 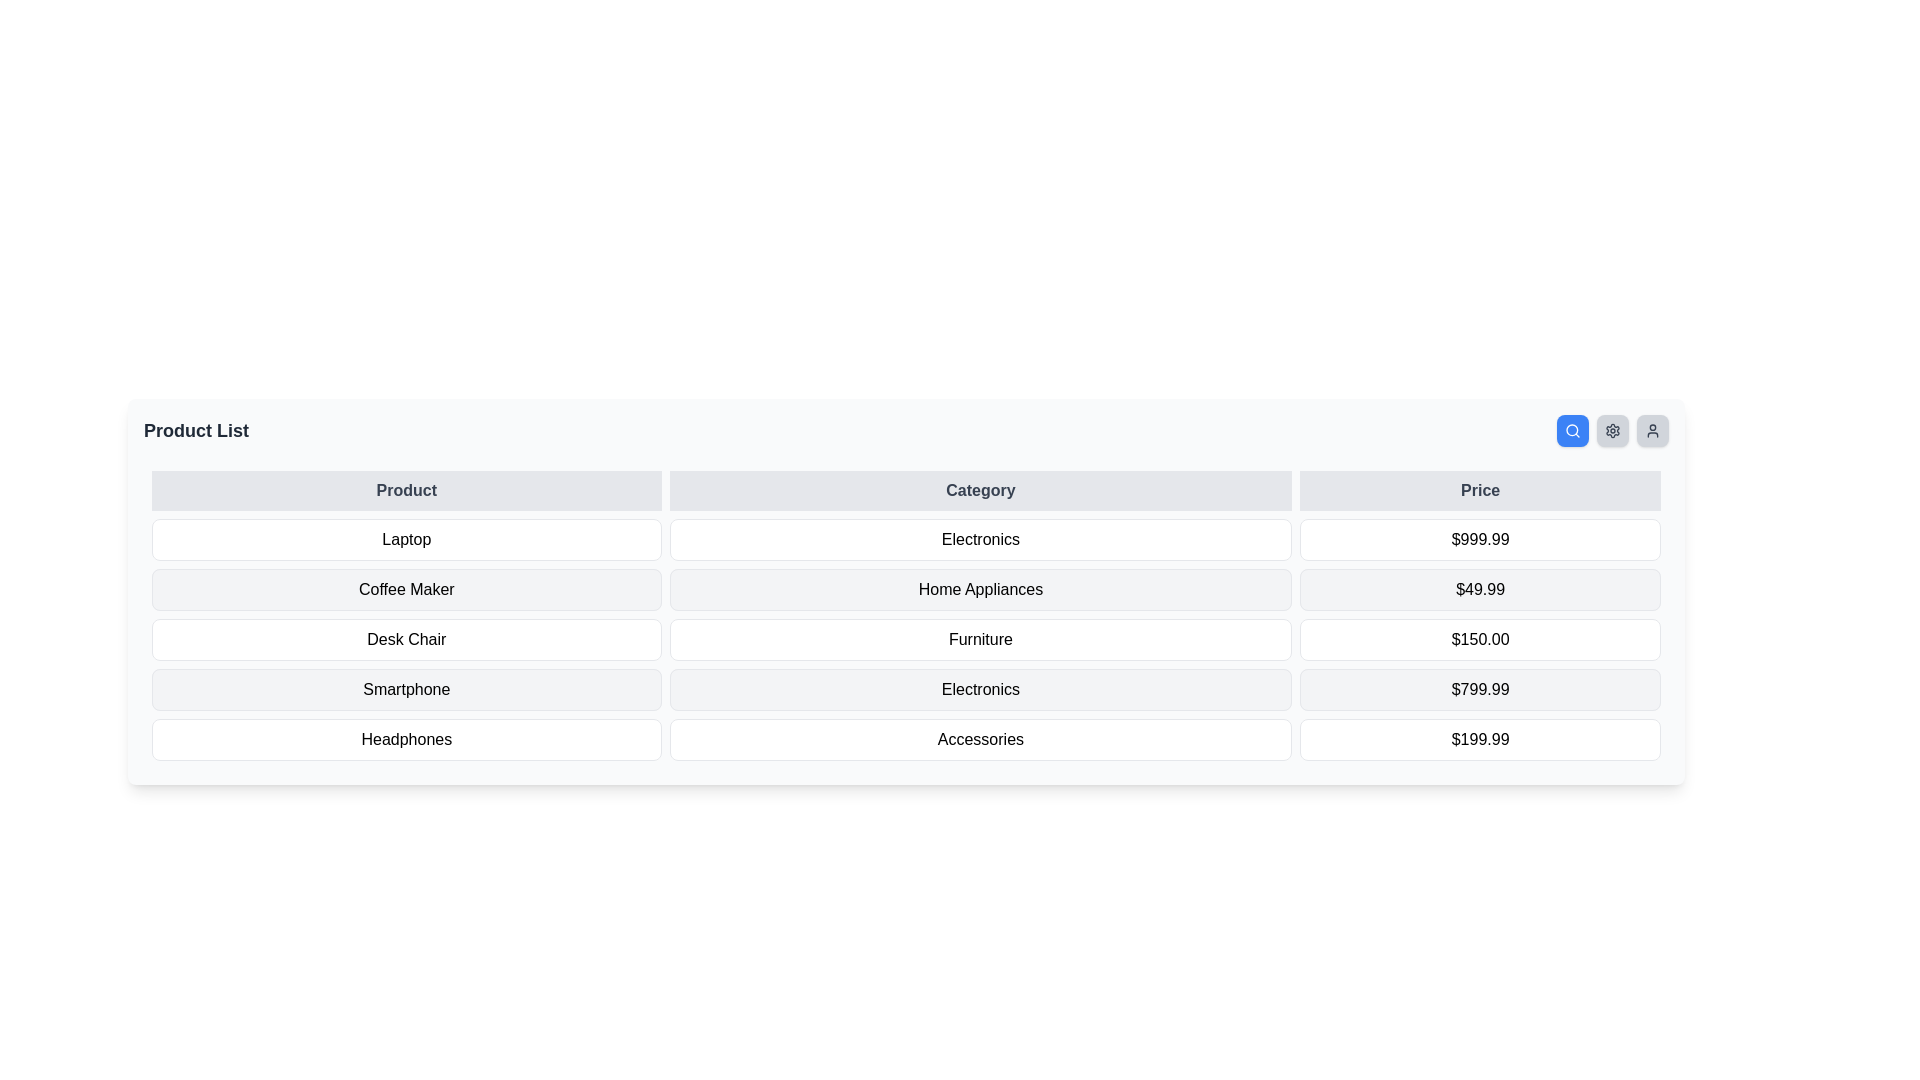 I want to click on the text label displaying the monetary value '$799.99', which is located in the third column of the fourth row under the 'Price' header in the data table, so click(x=1480, y=689).